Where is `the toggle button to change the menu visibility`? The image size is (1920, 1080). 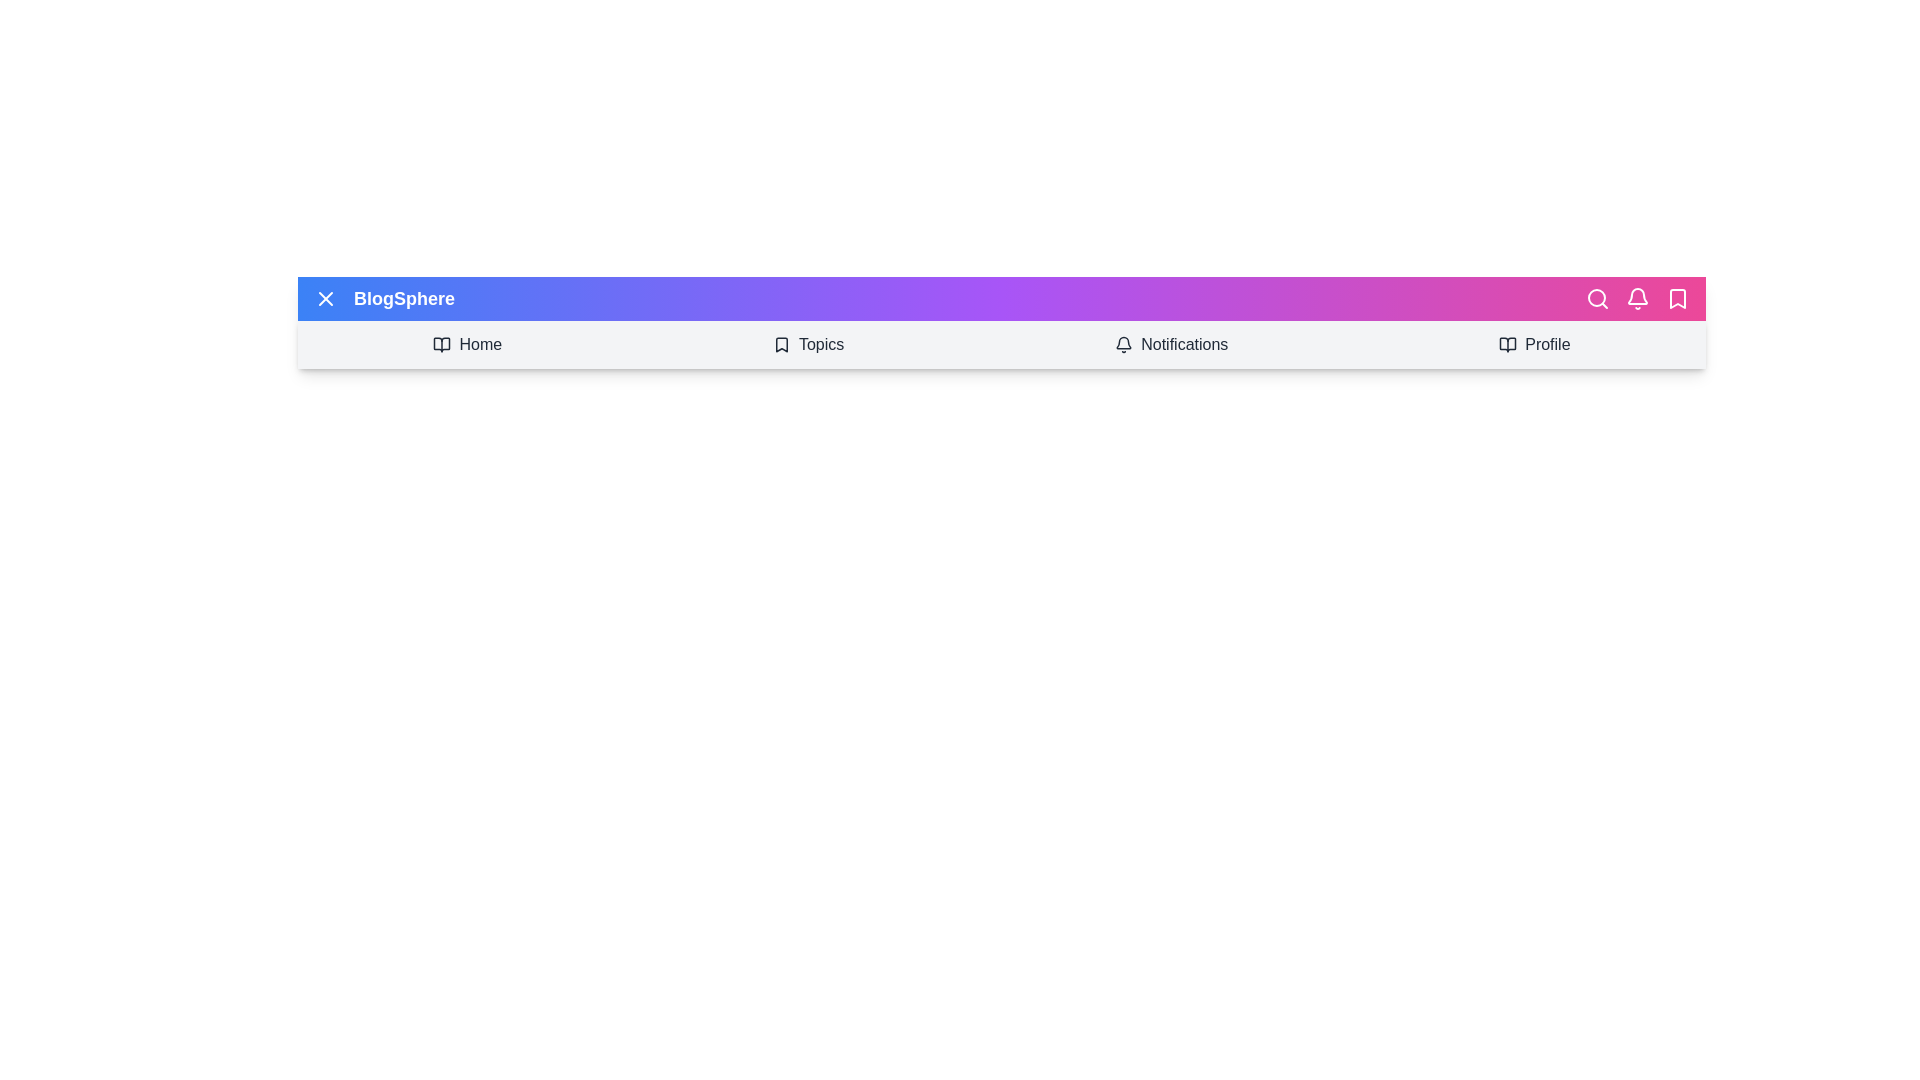 the toggle button to change the menu visibility is located at coordinates (326, 299).